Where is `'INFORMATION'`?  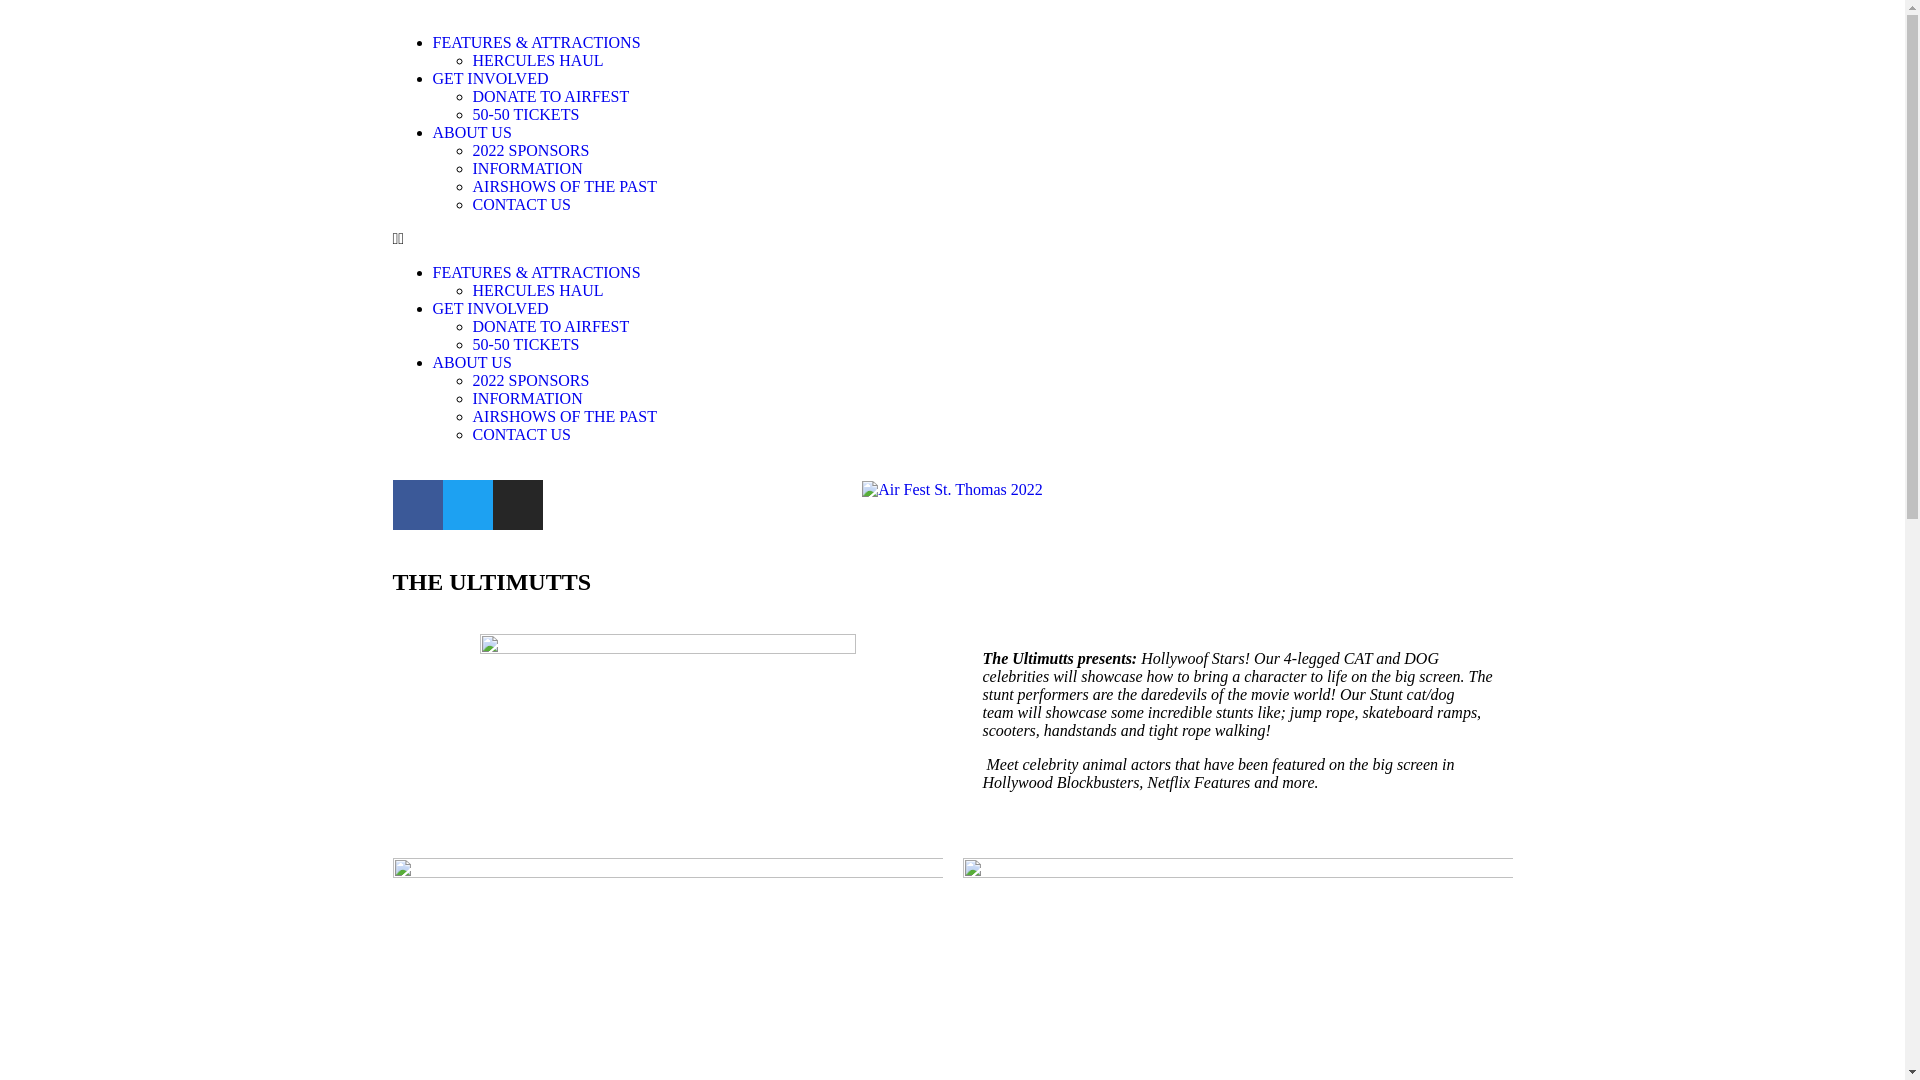 'INFORMATION' is located at coordinates (470, 398).